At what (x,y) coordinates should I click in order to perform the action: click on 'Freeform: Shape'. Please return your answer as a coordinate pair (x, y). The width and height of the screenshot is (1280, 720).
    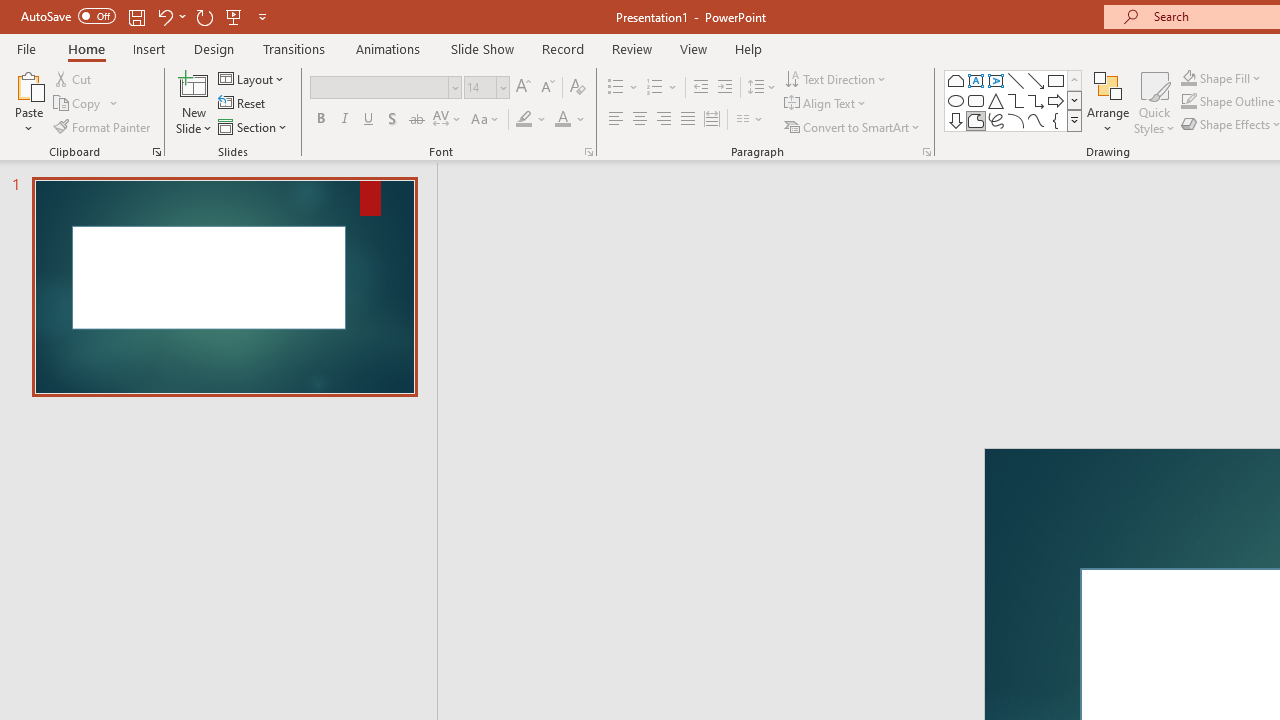
    Looking at the image, I should click on (976, 120).